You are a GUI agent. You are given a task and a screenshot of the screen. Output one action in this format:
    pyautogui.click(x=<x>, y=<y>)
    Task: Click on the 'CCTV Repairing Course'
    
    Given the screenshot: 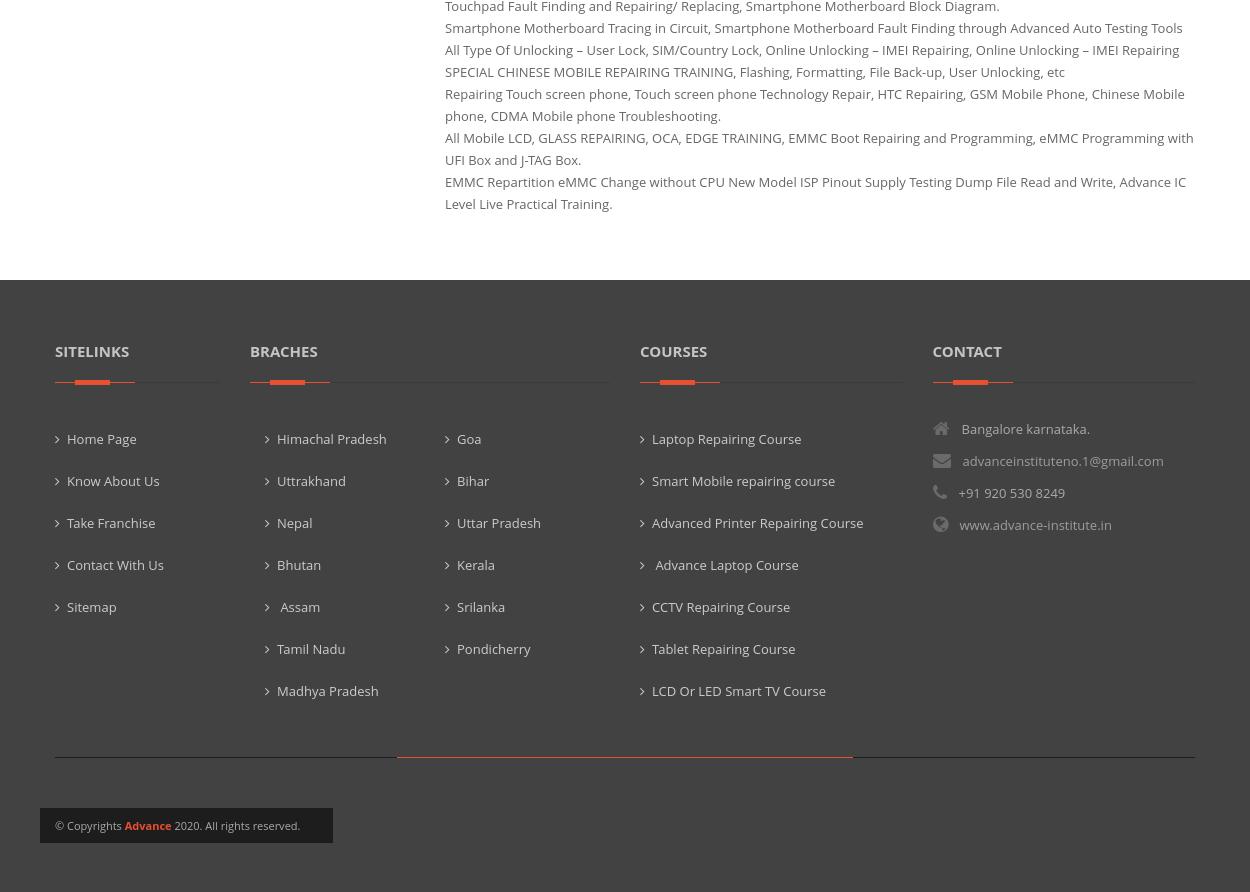 What is the action you would take?
    pyautogui.click(x=720, y=606)
    